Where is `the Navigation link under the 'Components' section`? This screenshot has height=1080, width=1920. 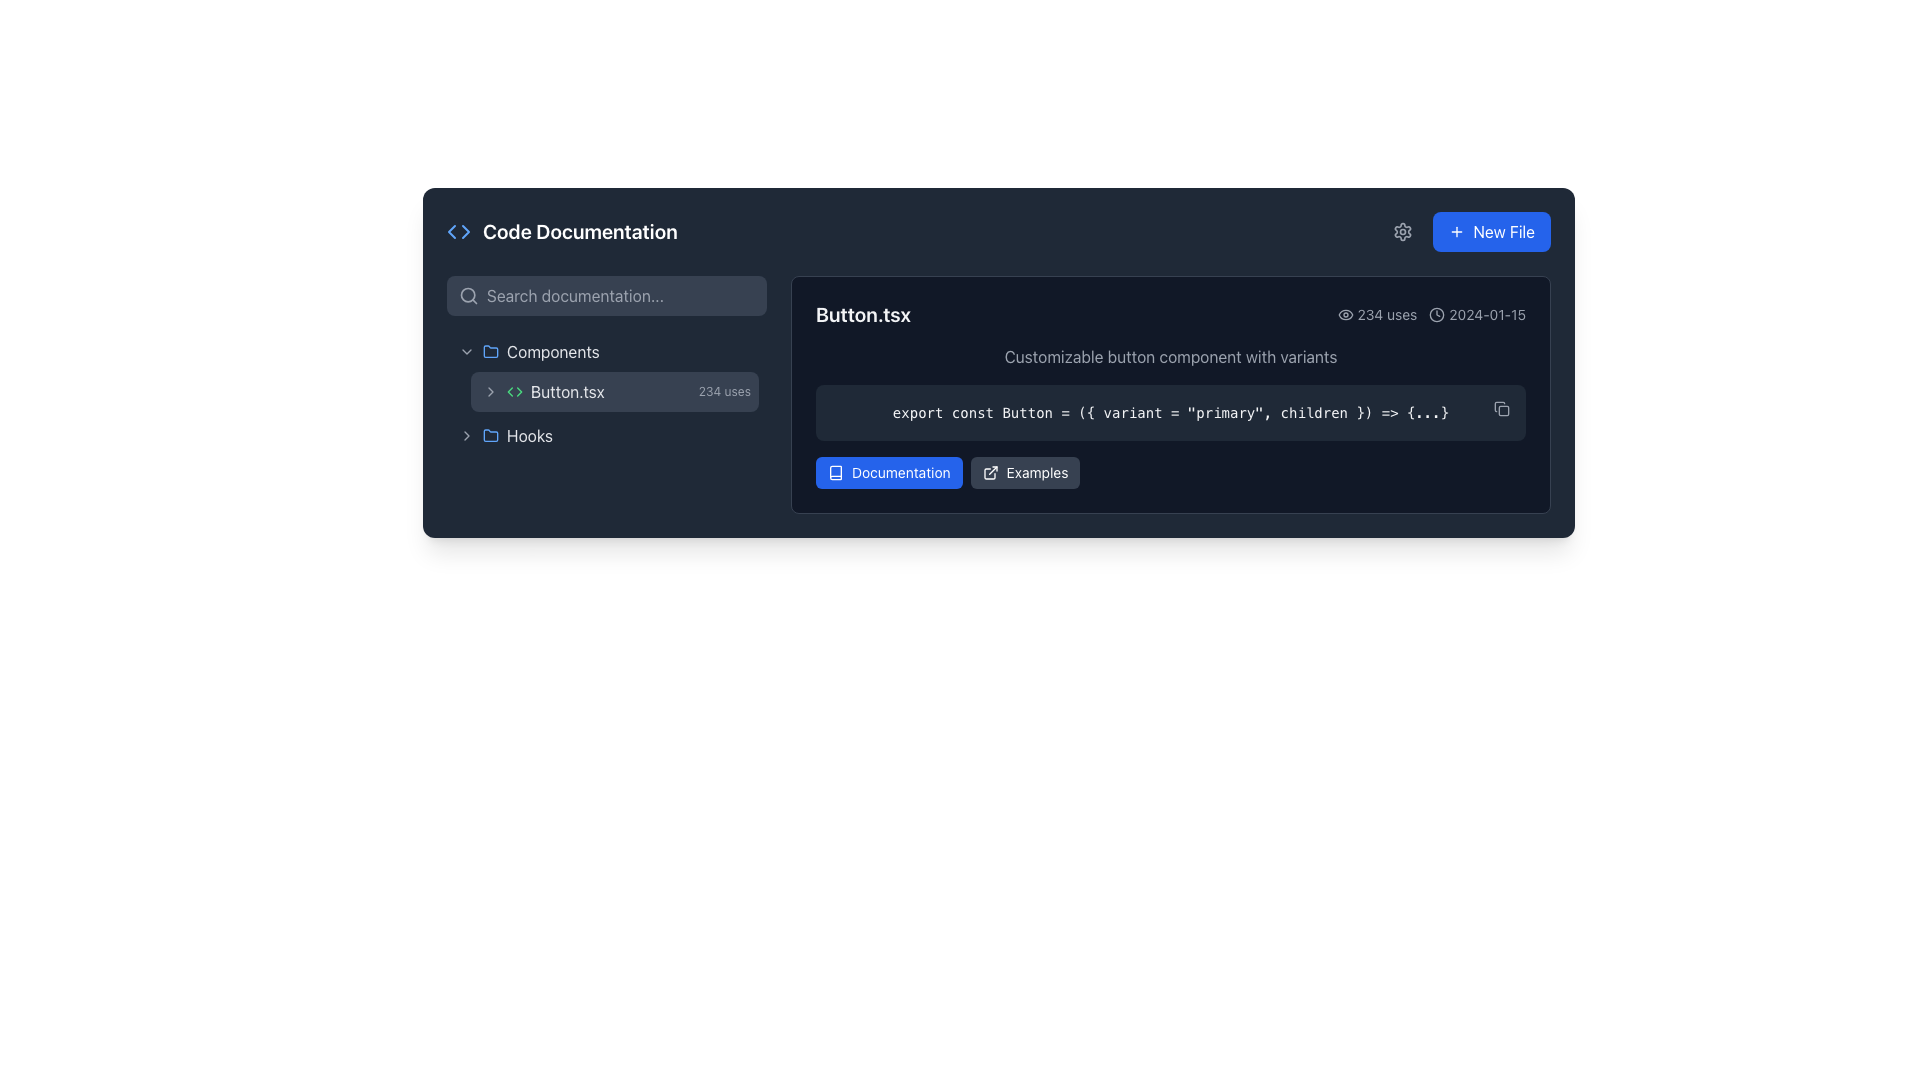 the Navigation link under the 'Components' section is located at coordinates (602, 392).